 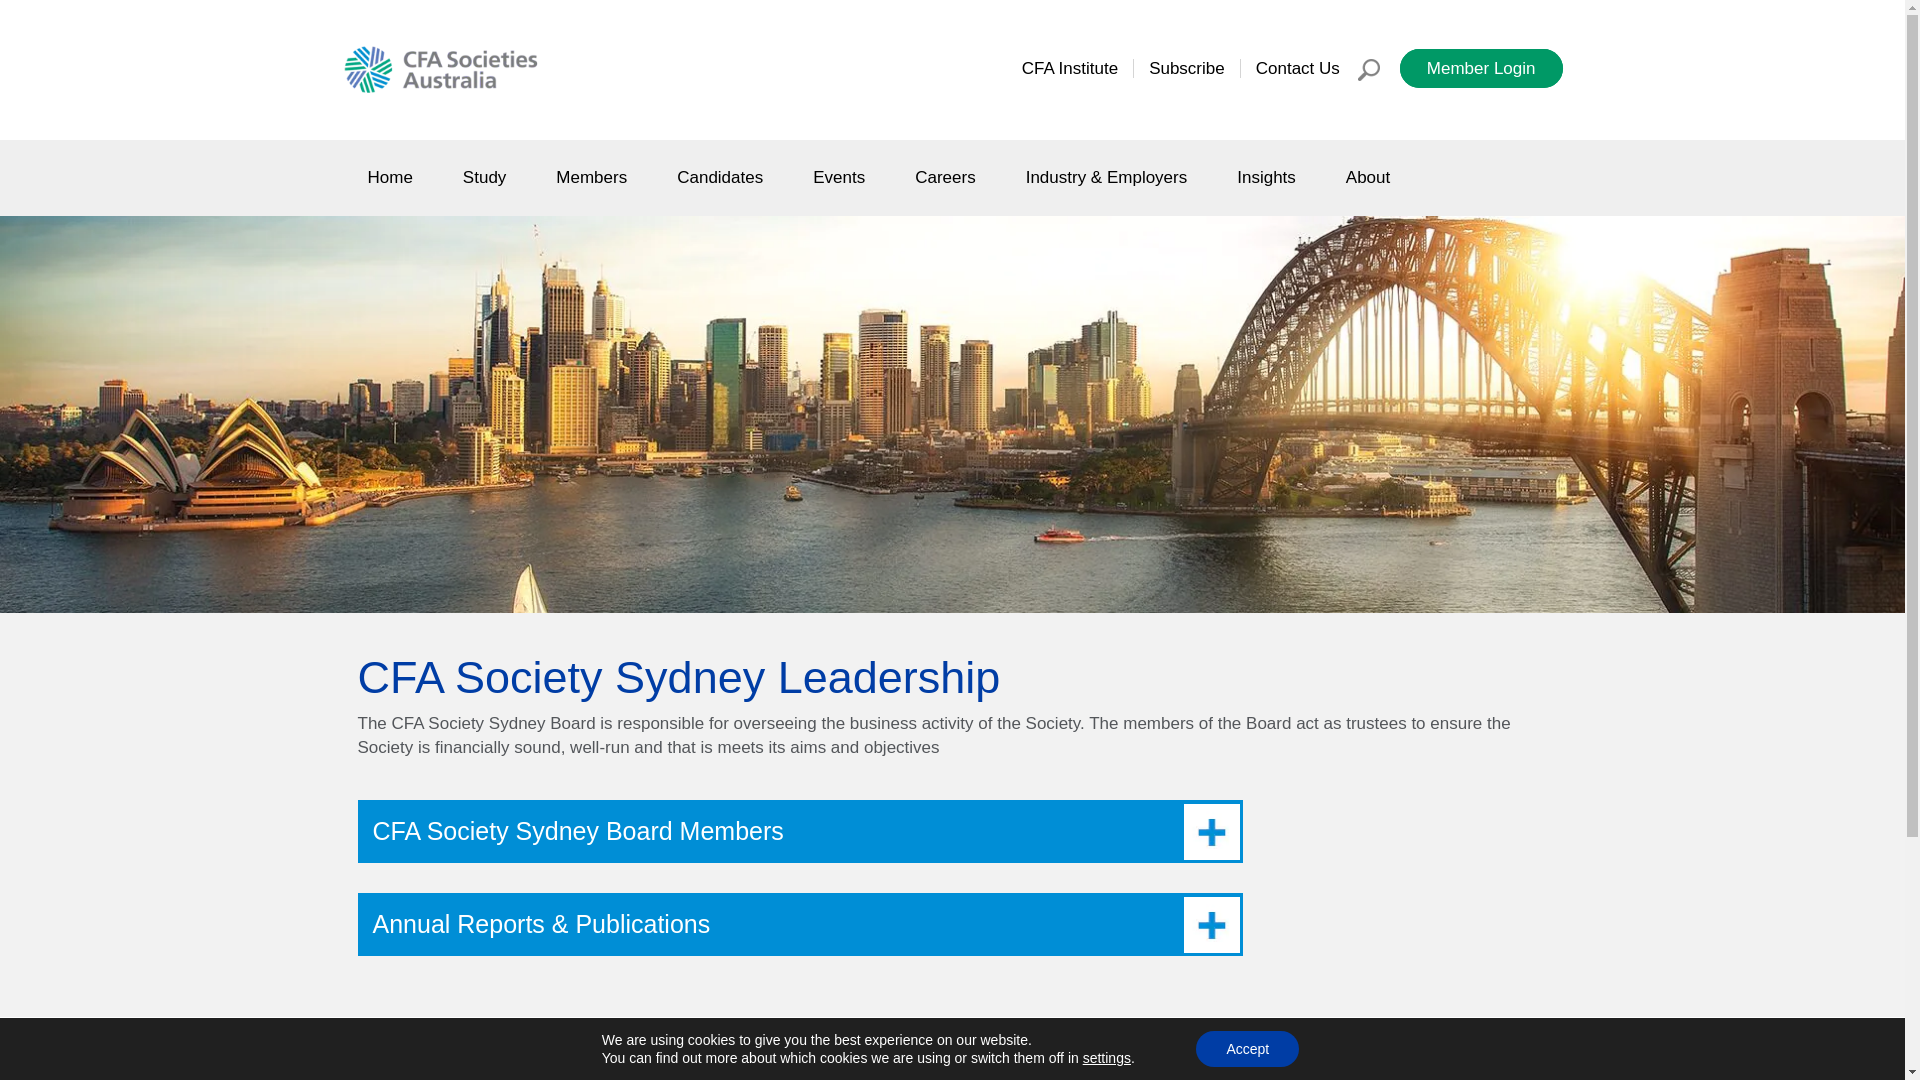 What do you see at coordinates (1106, 1056) in the screenshot?
I see `'settings'` at bounding box center [1106, 1056].